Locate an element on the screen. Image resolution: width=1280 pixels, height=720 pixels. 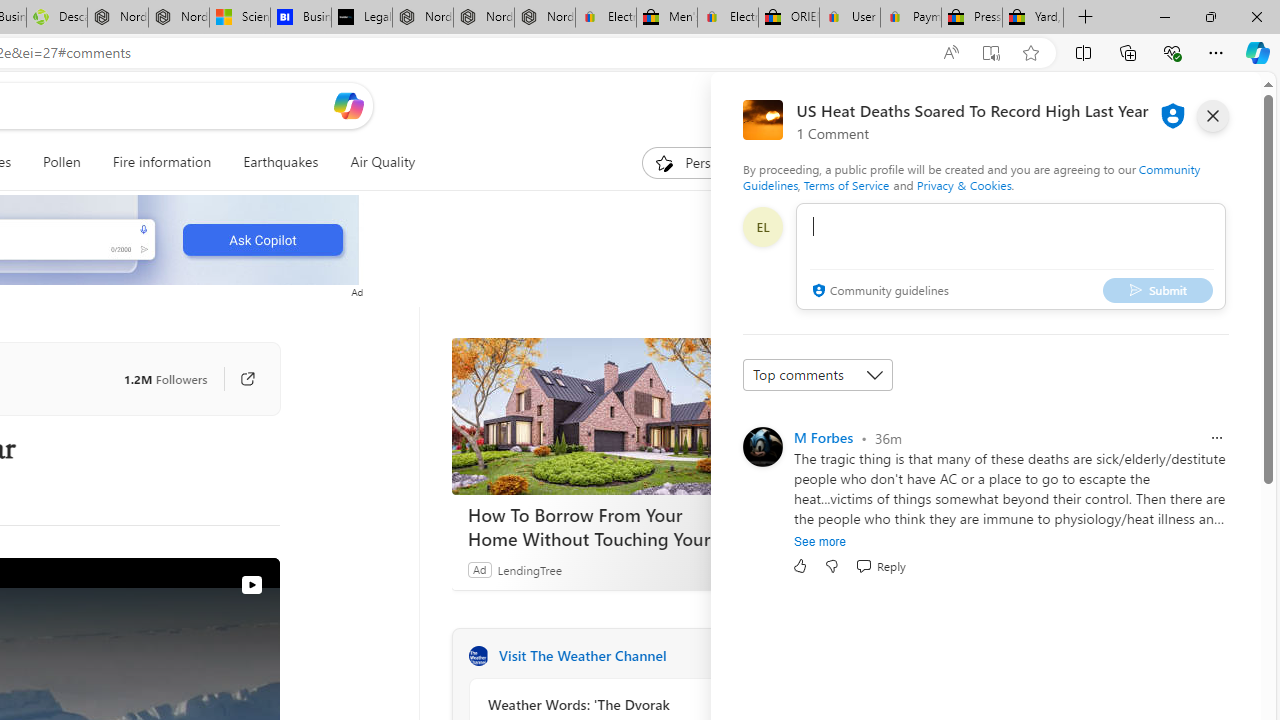
'Report comment' is located at coordinates (1215, 437).